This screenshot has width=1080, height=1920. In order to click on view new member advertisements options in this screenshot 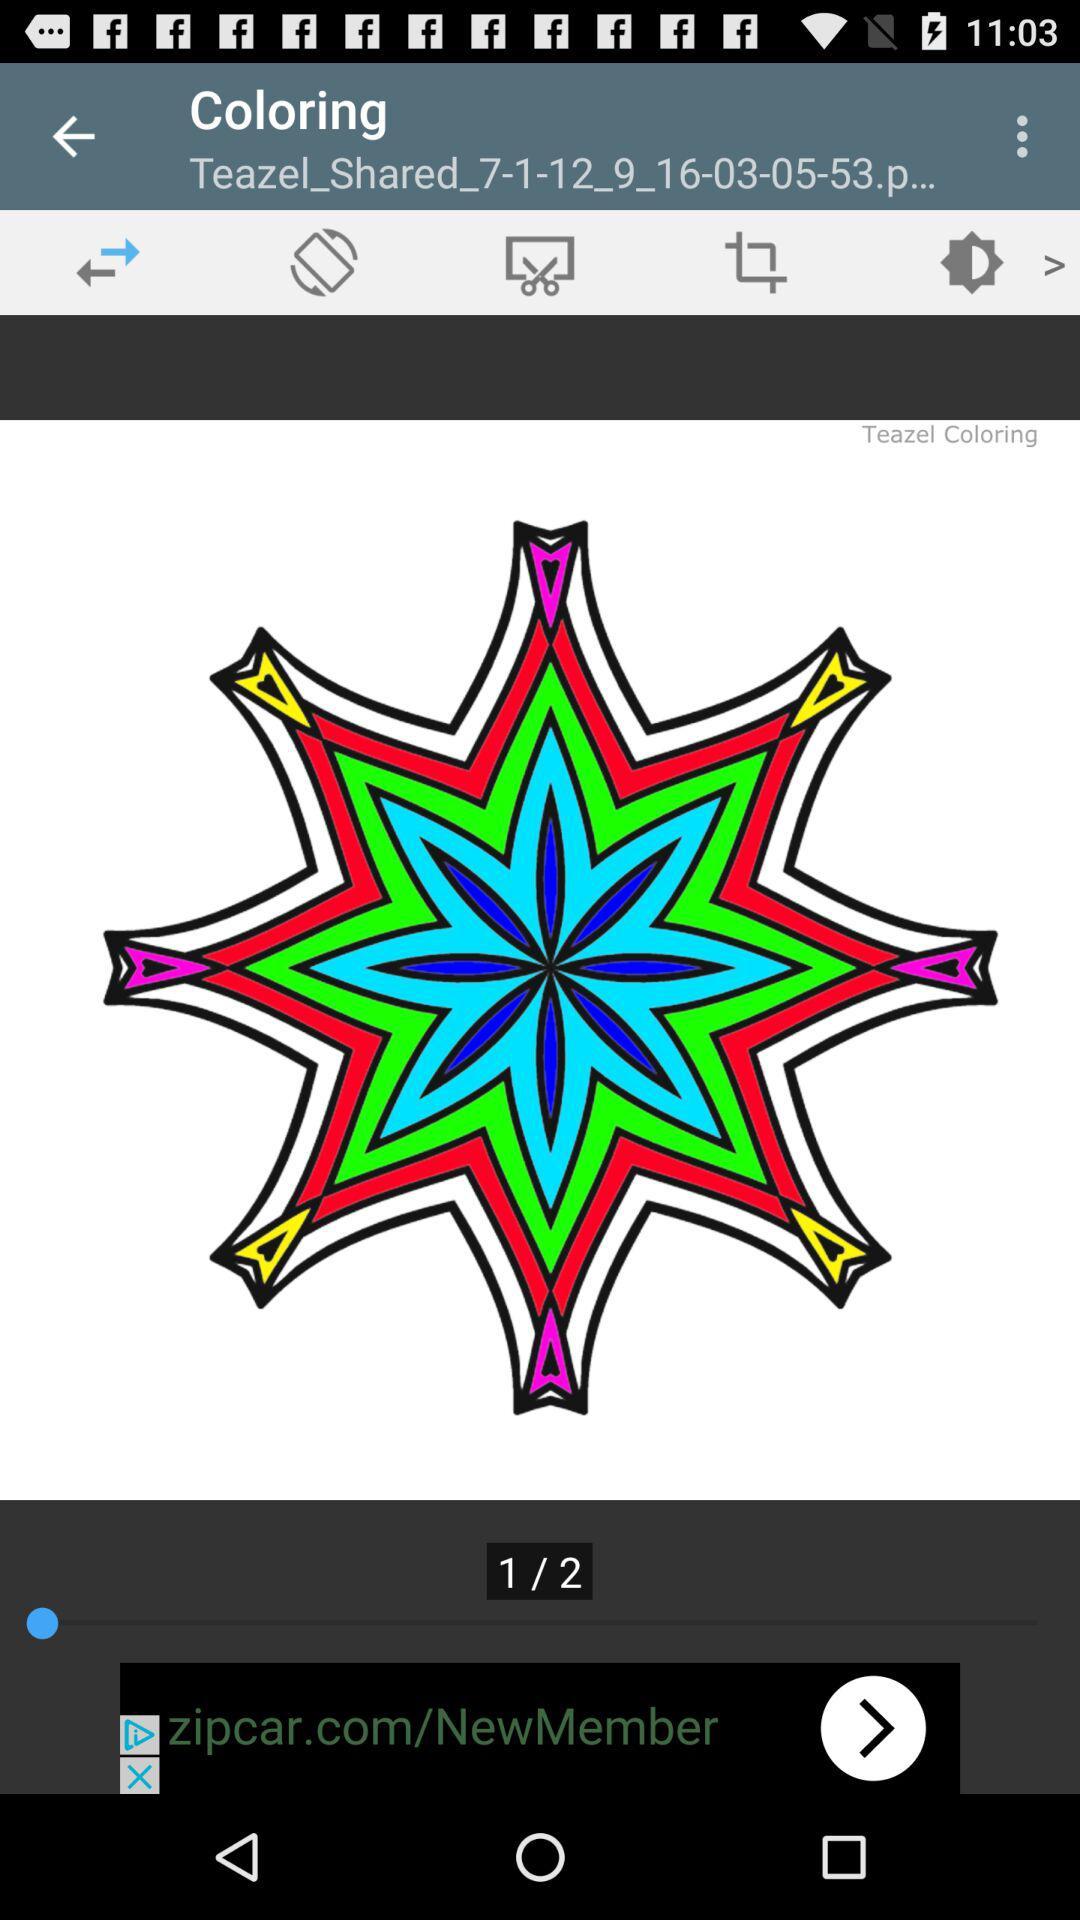, I will do `click(540, 1727)`.